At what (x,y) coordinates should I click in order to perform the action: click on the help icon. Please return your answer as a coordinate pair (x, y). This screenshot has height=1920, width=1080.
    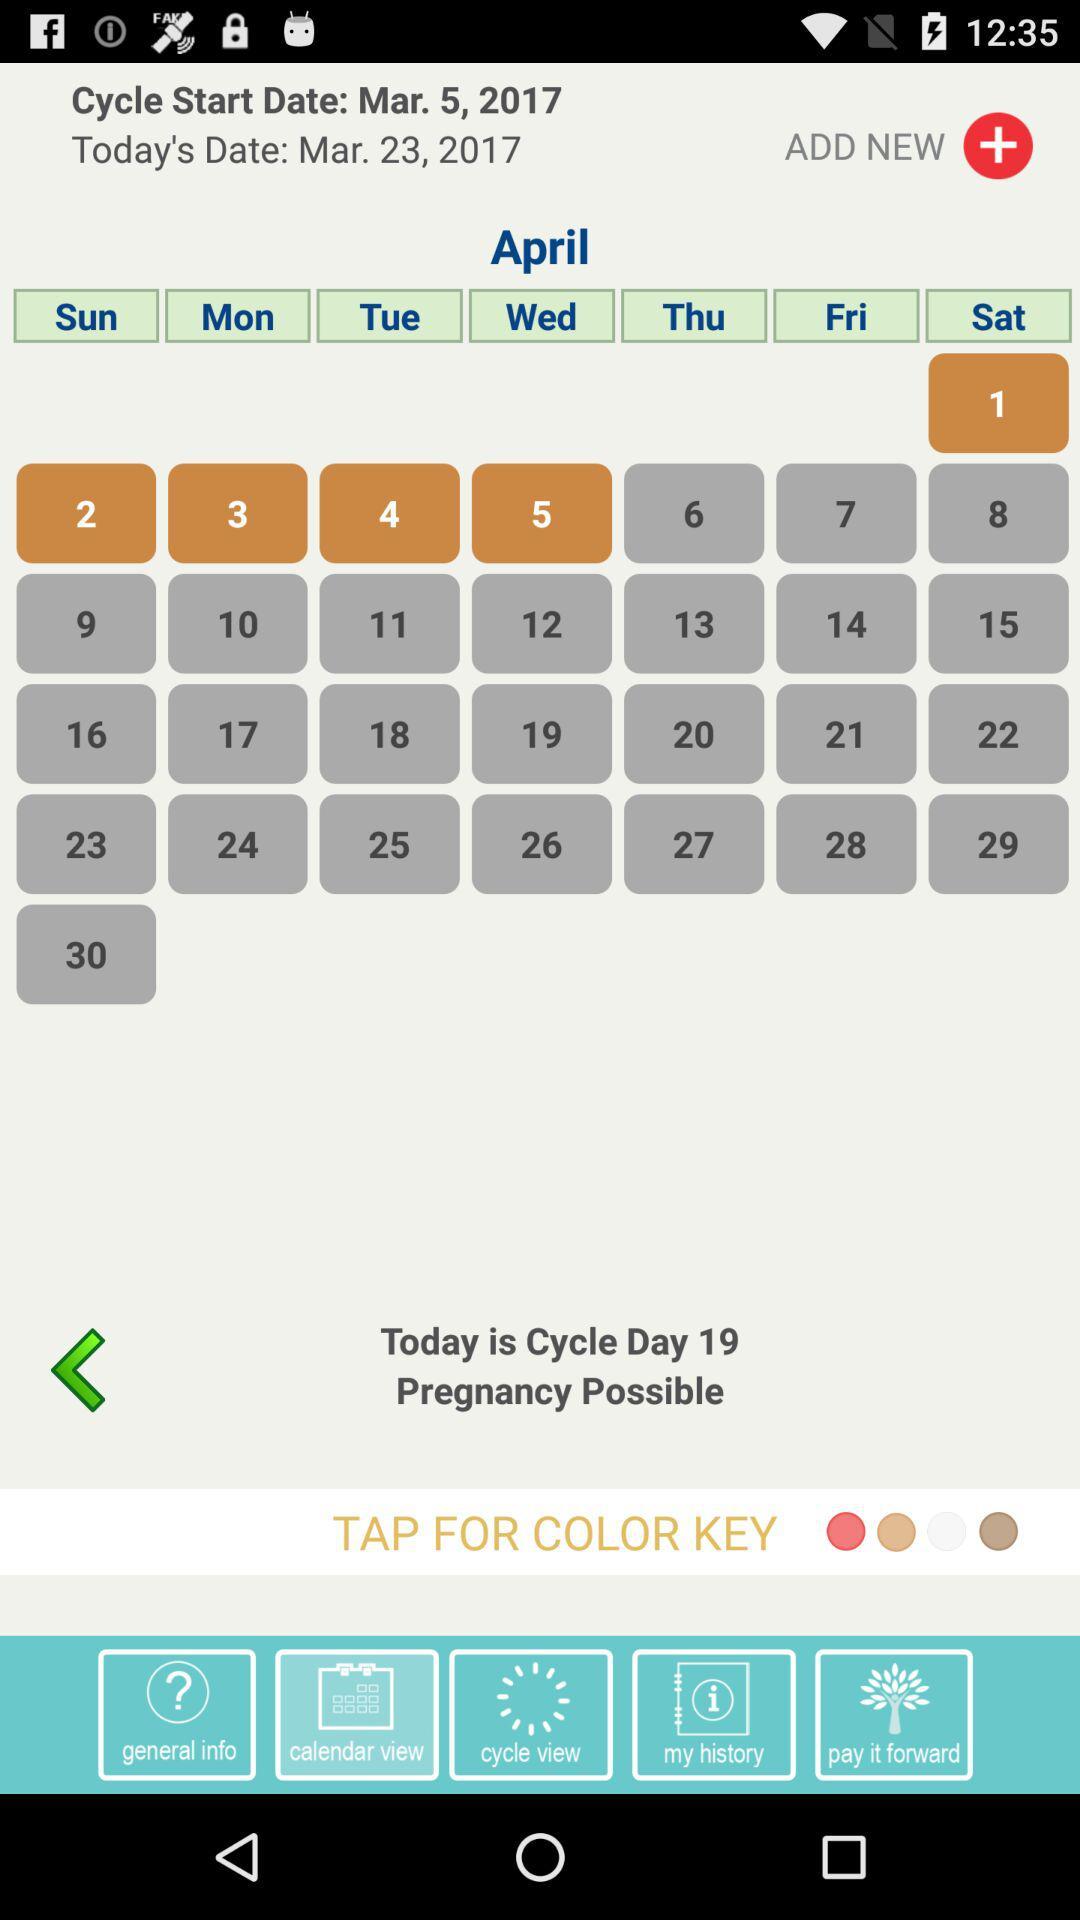
    Looking at the image, I should click on (176, 1835).